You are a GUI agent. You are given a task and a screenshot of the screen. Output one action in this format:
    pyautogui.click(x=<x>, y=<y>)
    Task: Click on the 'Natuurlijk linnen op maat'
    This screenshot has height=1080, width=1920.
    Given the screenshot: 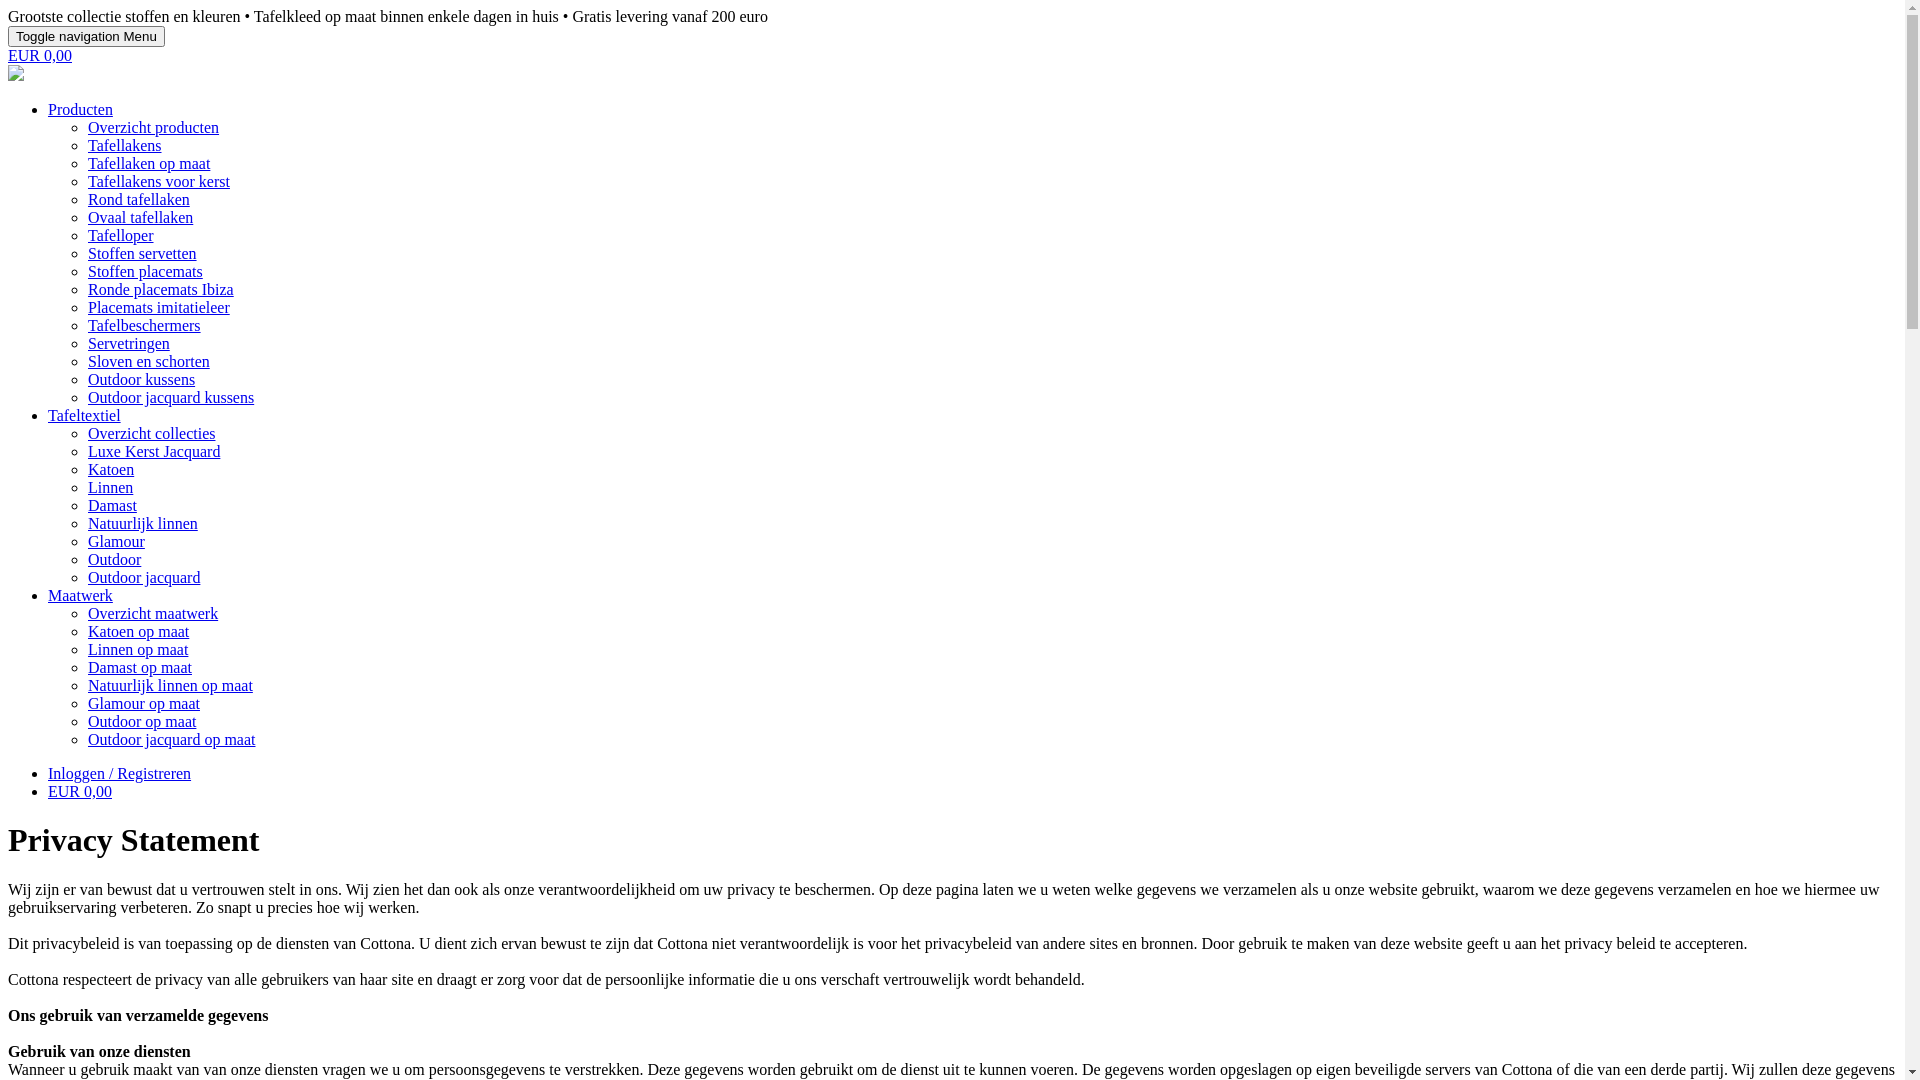 What is the action you would take?
    pyautogui.click(x=170, y=684)
    